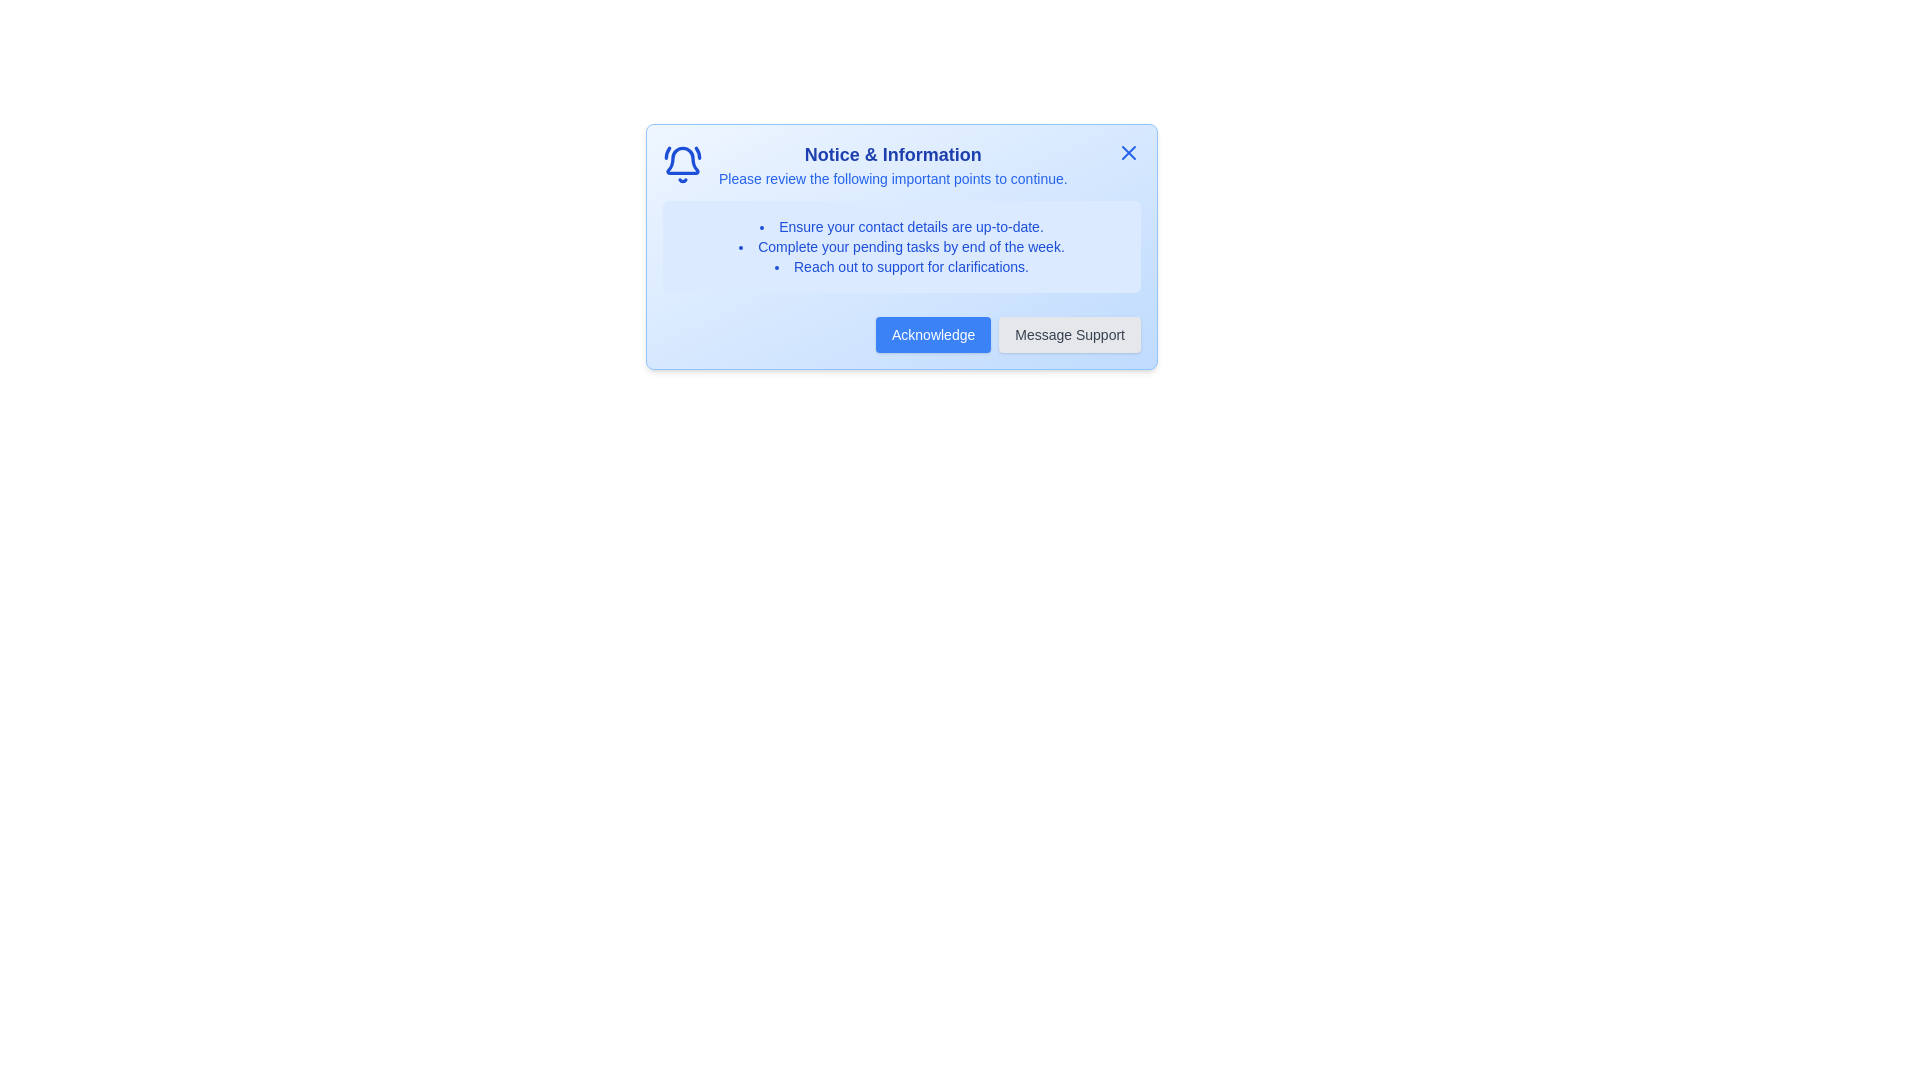 The height and width of the screenshot is (1080, 1920). I want to click on the alert component to focus on it, so click(901, 245).